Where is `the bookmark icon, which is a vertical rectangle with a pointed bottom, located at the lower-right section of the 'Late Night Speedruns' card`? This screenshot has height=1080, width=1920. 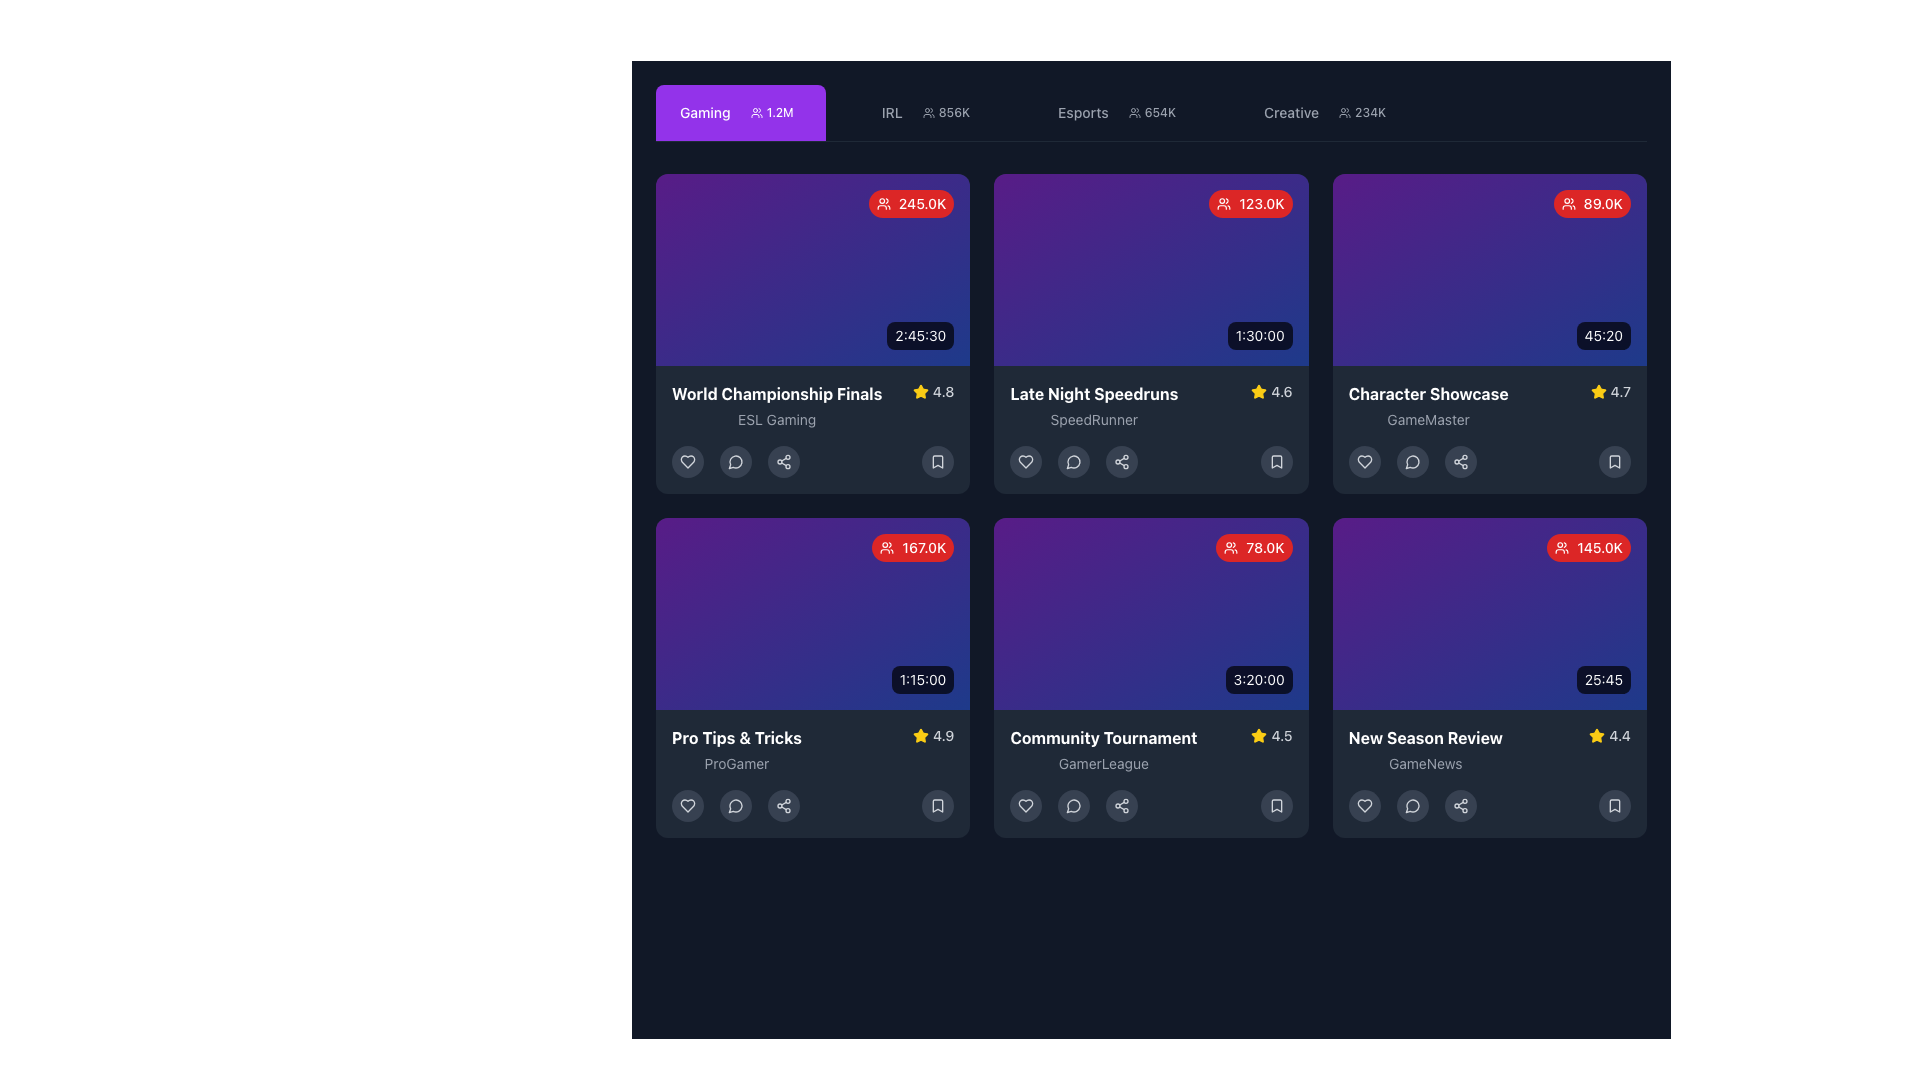 the bookmark icon, which is a vertical rectangle with a pointed bottom, located at the lower-right section of the 'Late Night Speedruns' card is located at coordinates (937, 462).